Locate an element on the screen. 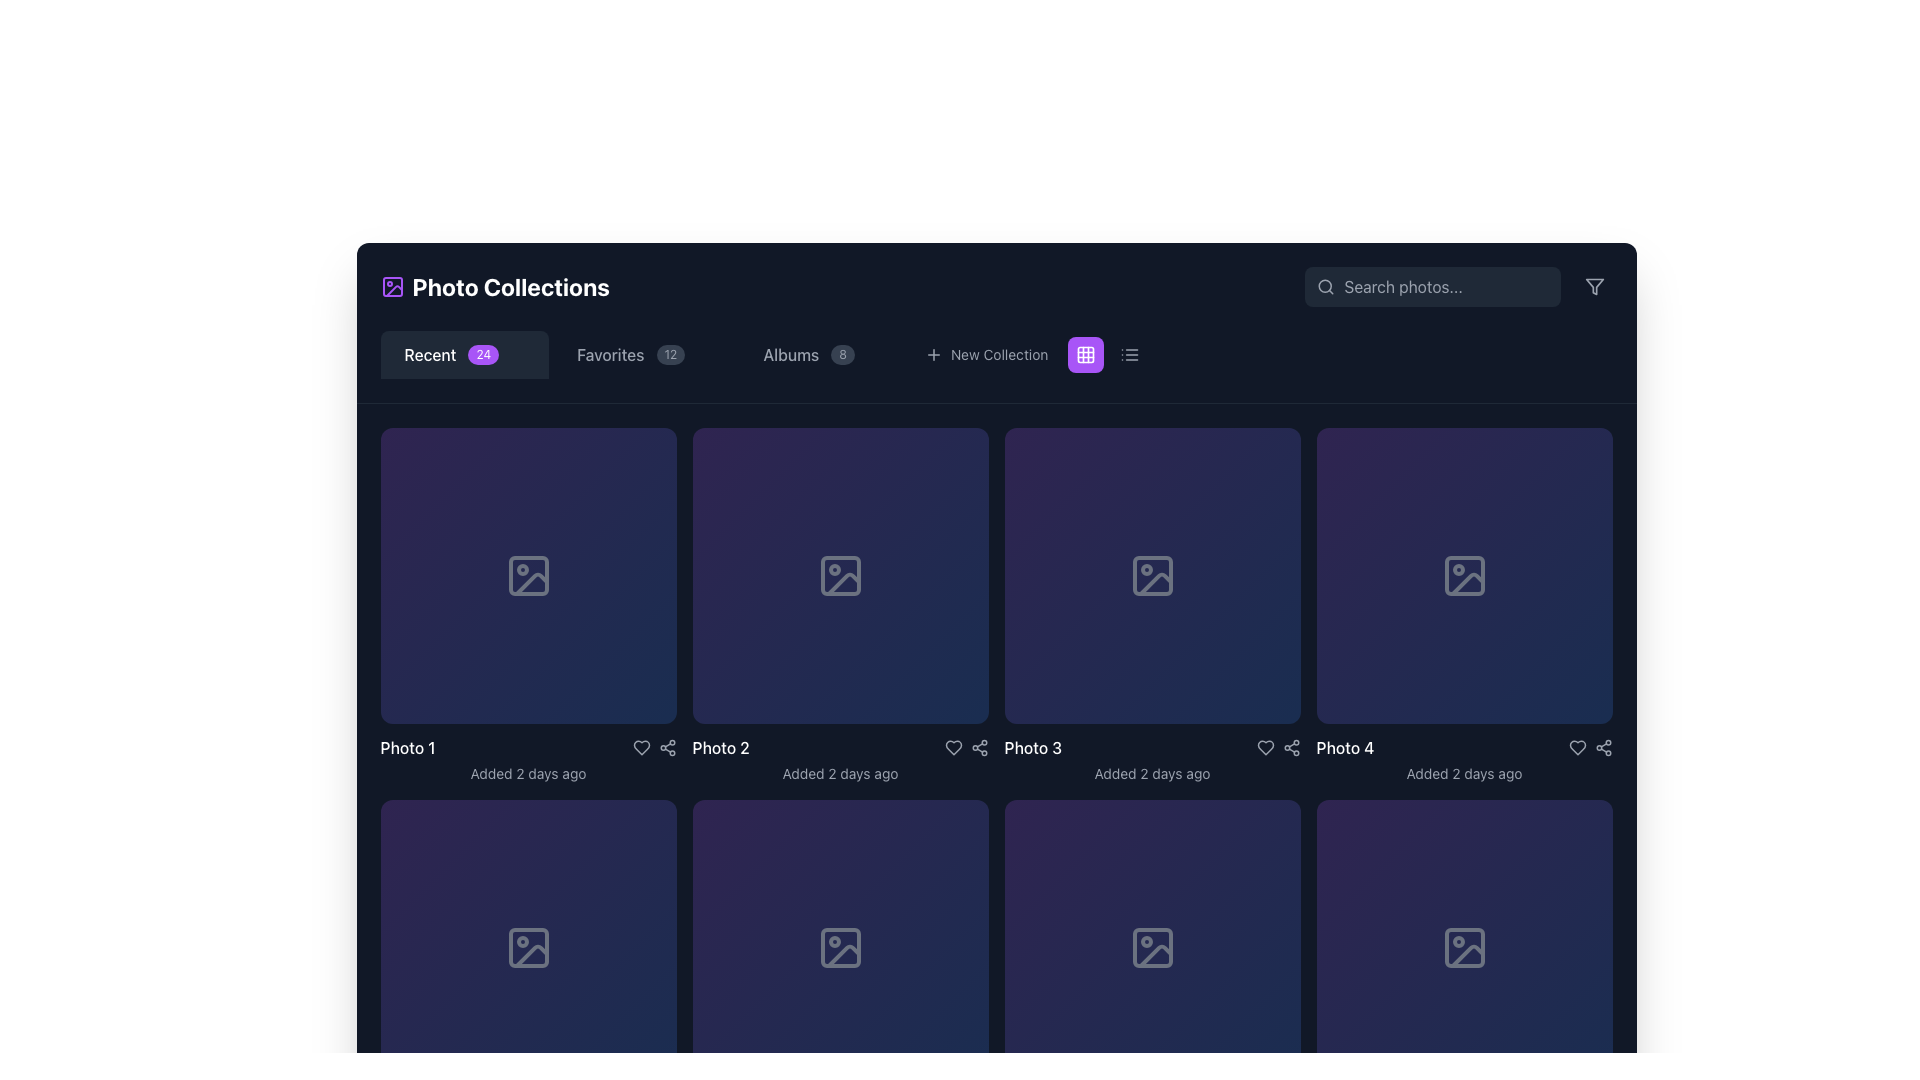  information displayed in the Metadata component located below Photo 3, which shows the photo's label and addition date is located at coordinates (1152, 759).